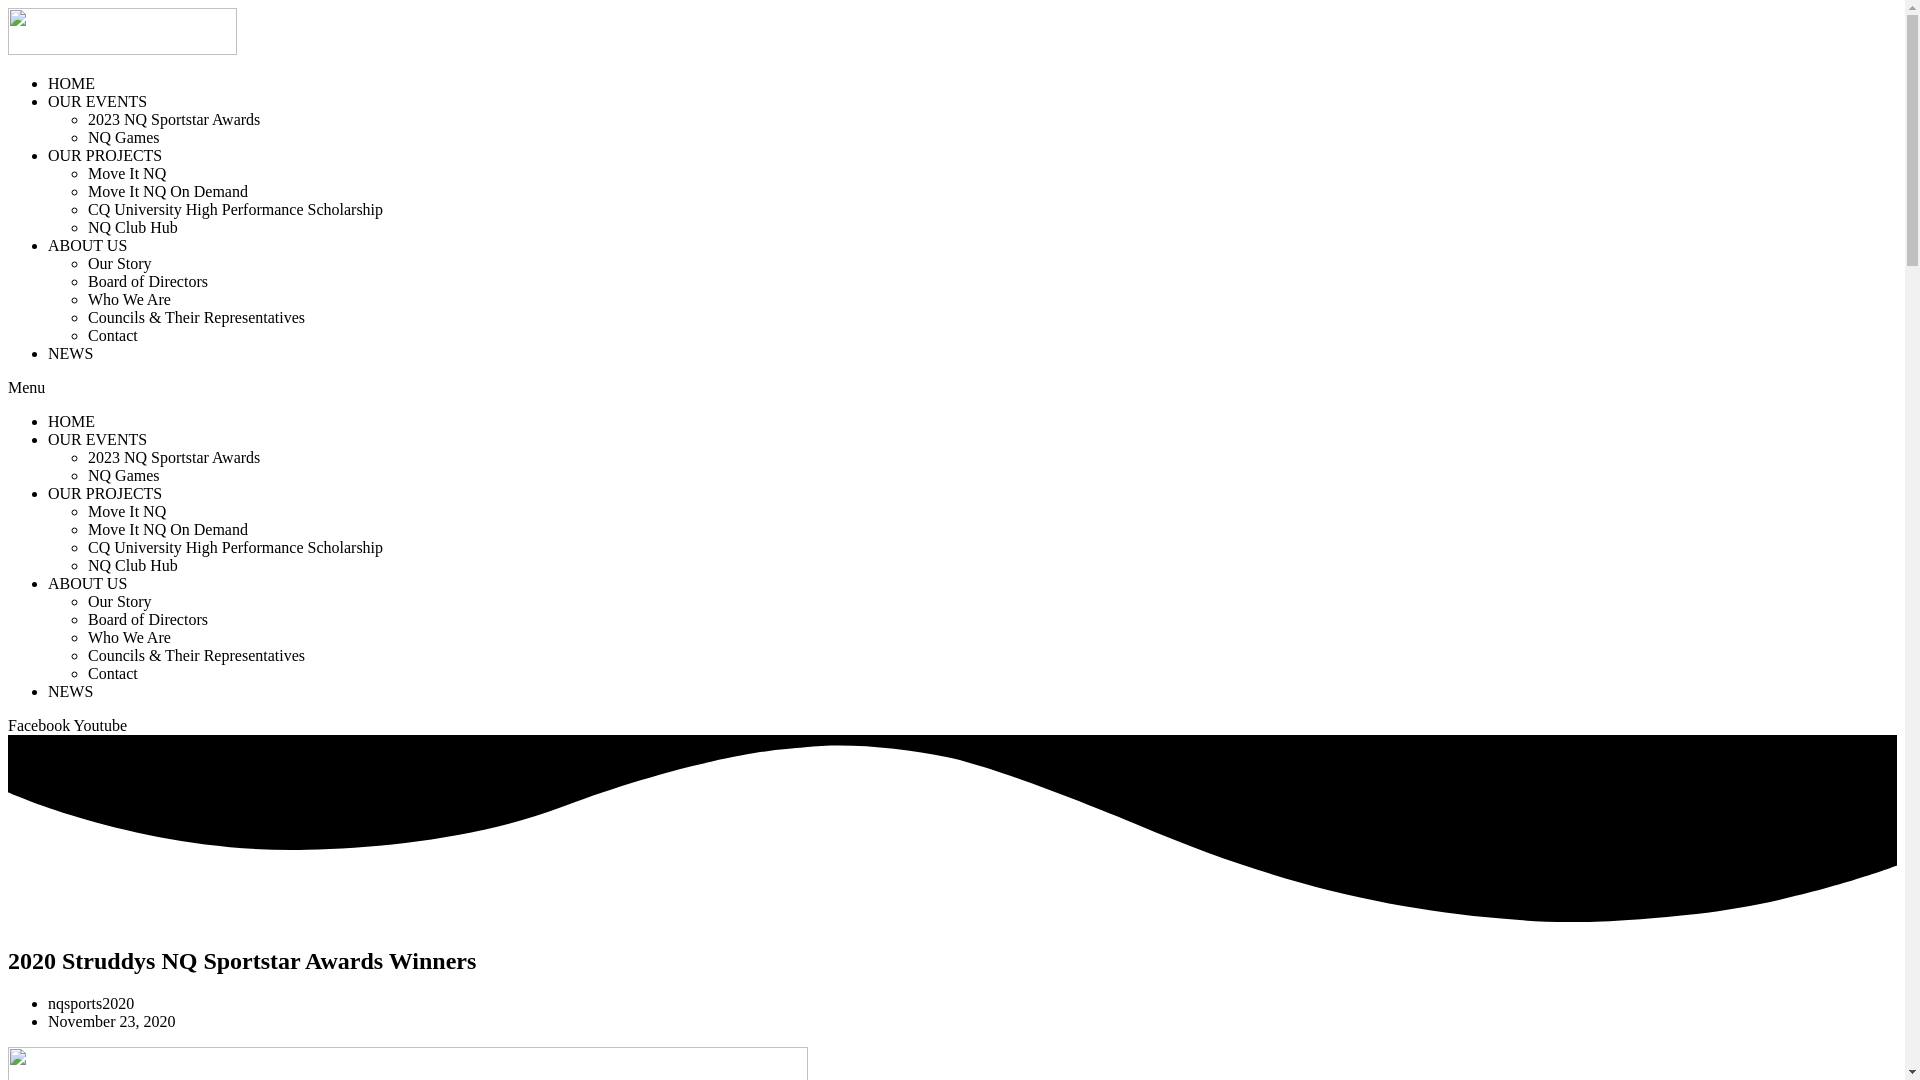 This screenshot has width=1920, height=1080. What do you see at coordinates (70, 690) in the screenshot?
I see `'NEWS'` at bounding box center [70, 690].